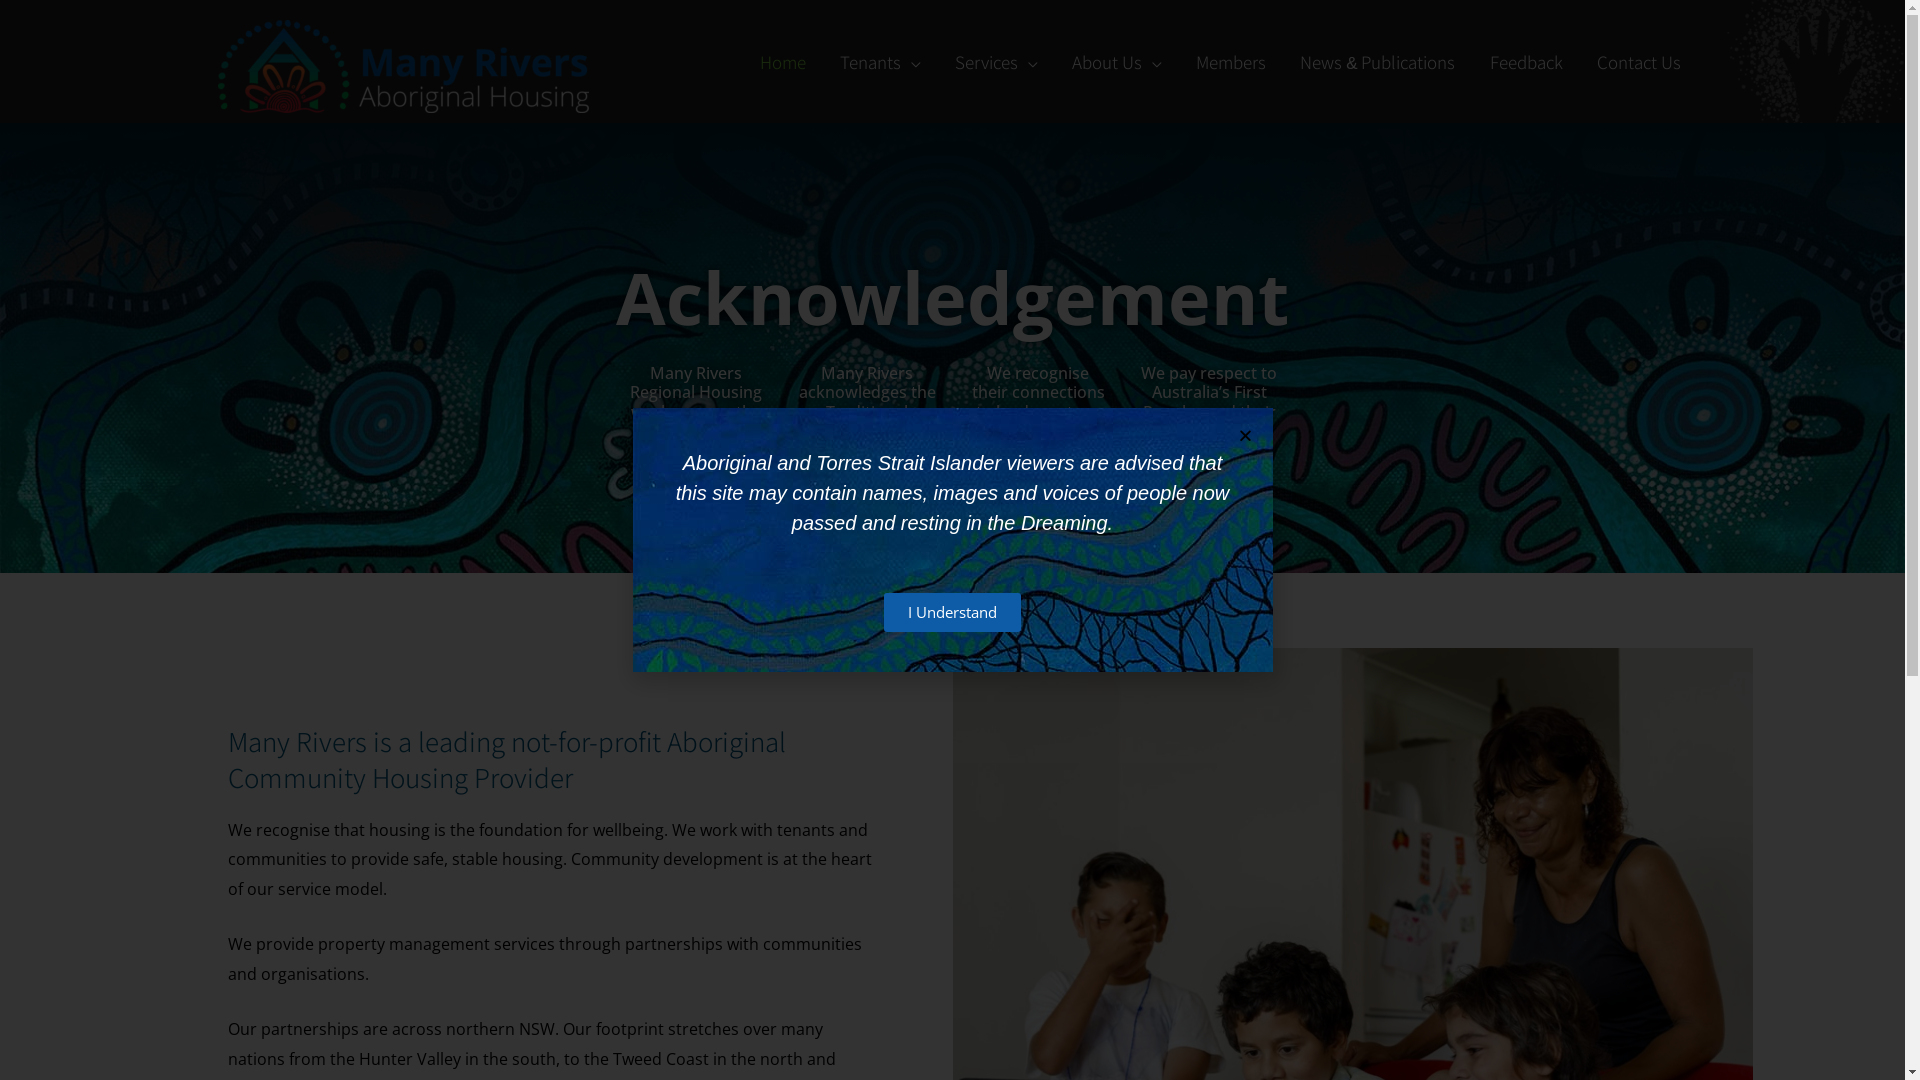 This screenshot has width=1920, height=1080. I want to click on 'Tenants', so click(880, 60).